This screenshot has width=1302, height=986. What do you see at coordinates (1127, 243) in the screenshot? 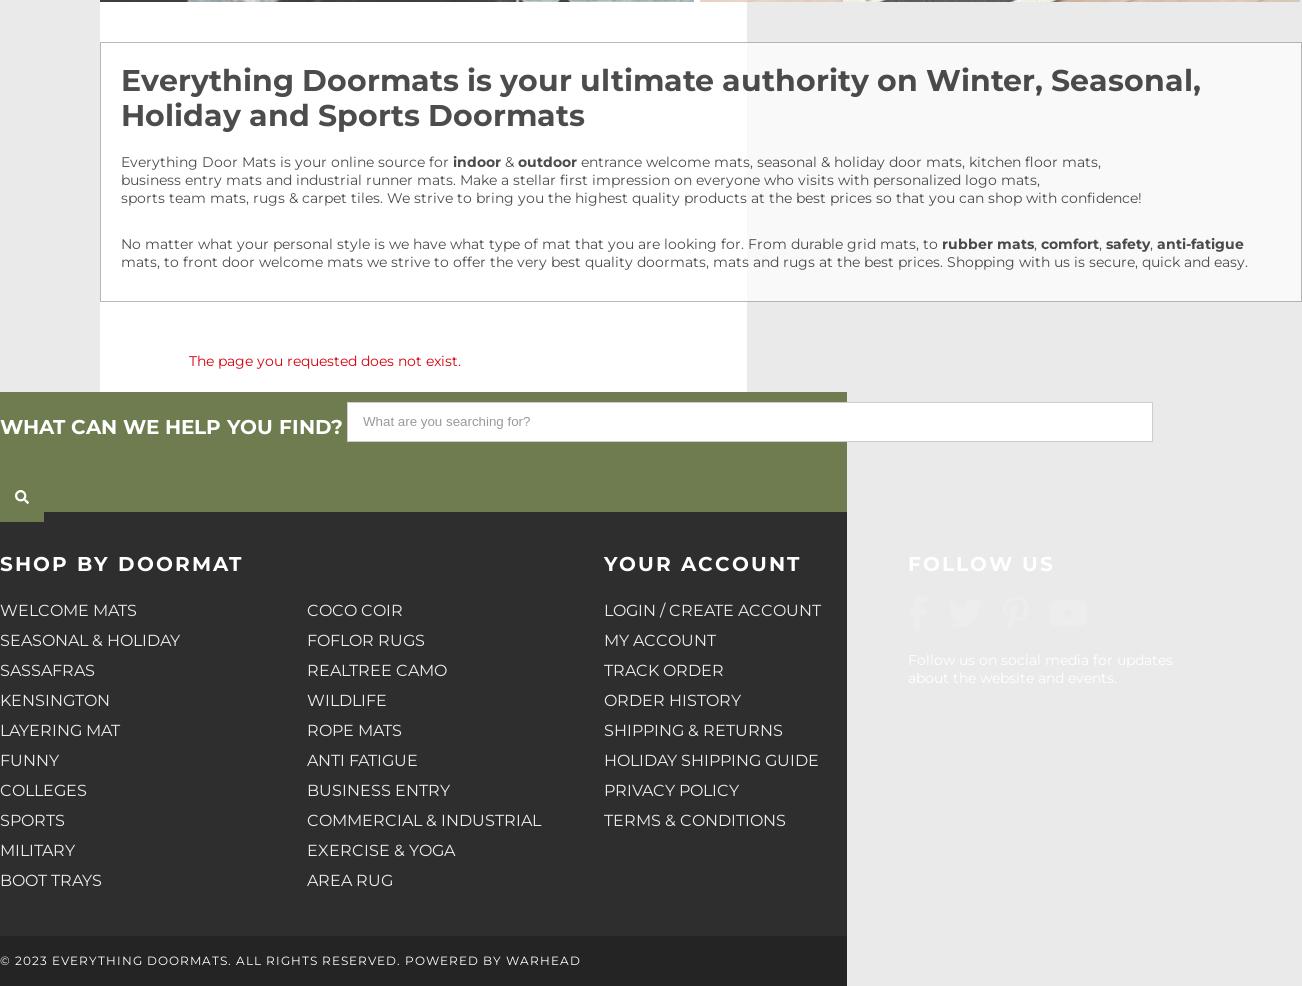
I see `'safety'` at bounding box center [1127, 243].